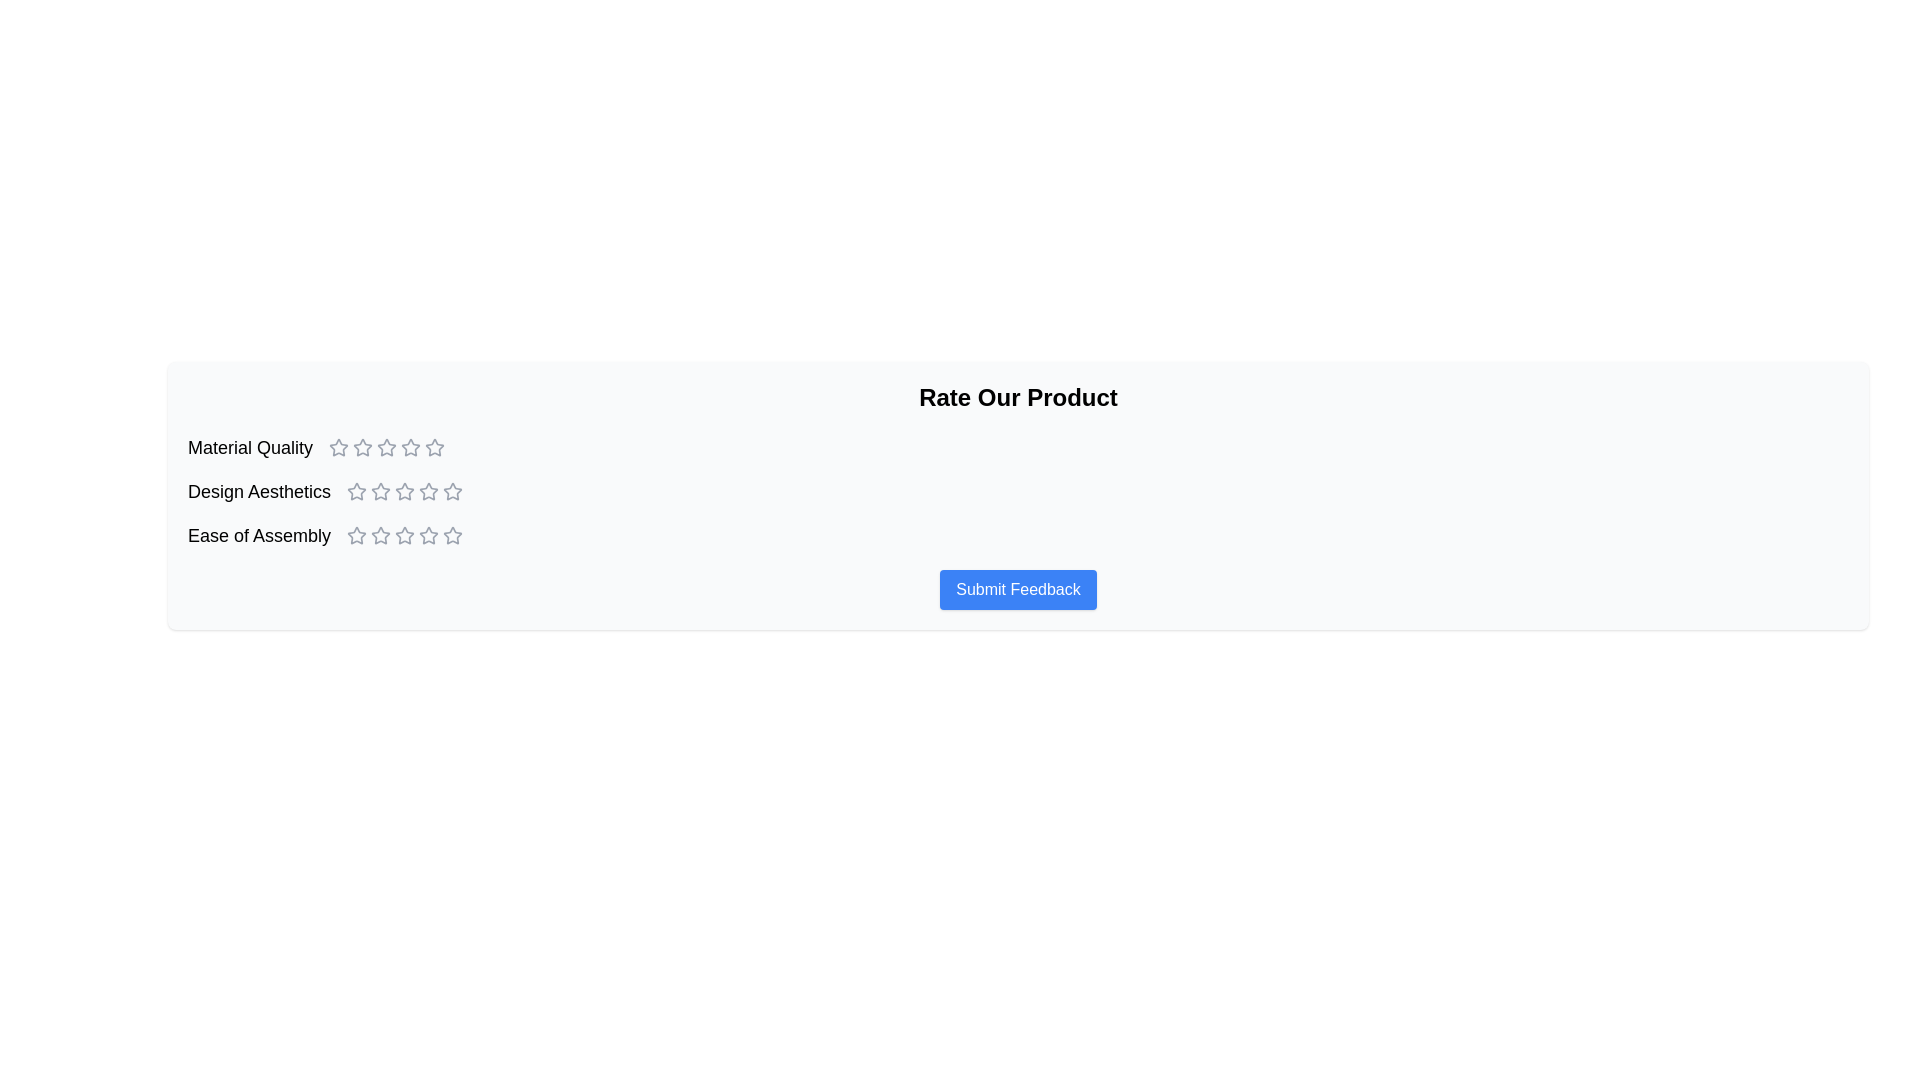 This screenshot has width=1920, height=1080. Describe the element at coordinates (404, 534) in the screenshot. I see `the second star icon in the 'Ease of Assembly' rating section` at that location.